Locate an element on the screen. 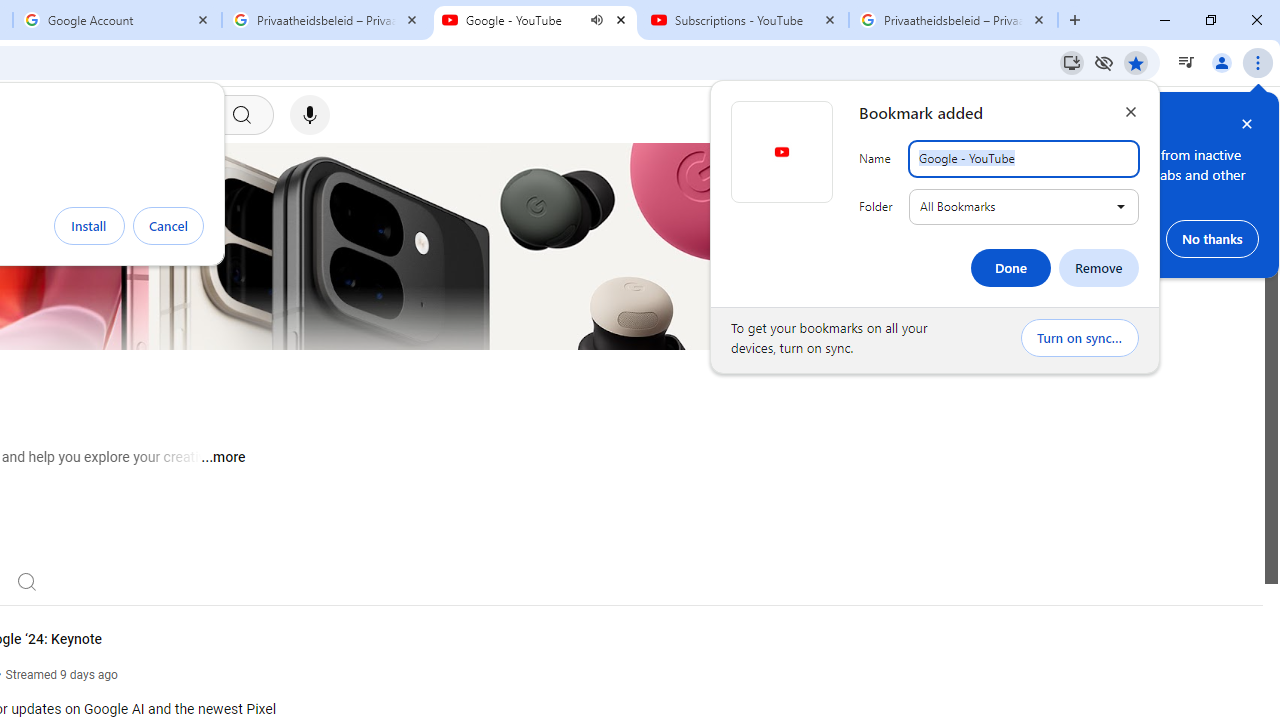 The width and height of the screenshot is (1280, 720). 'Bookmark name' is located at coordinates (1024, 158).